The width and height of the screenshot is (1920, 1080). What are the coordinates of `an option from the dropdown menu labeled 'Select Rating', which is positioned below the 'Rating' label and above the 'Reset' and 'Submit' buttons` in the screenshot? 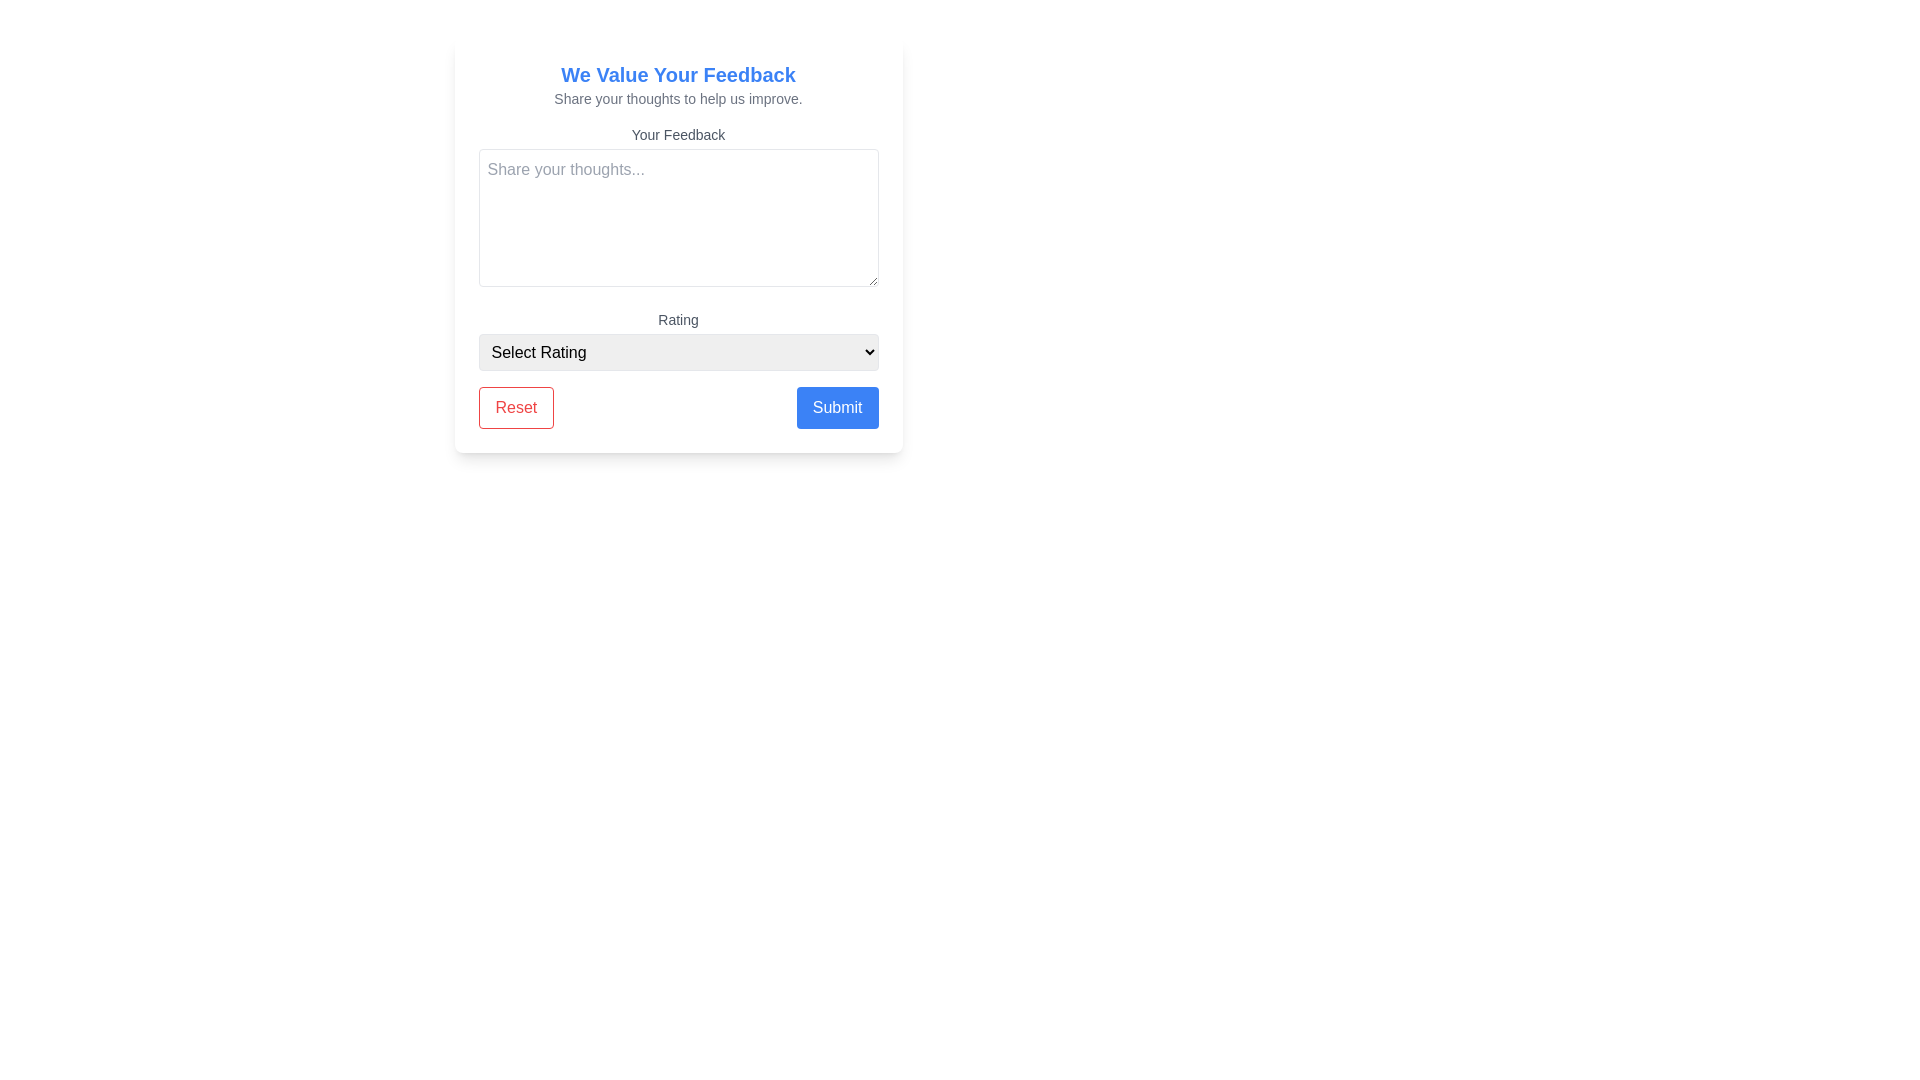 It's located at (678, 339).